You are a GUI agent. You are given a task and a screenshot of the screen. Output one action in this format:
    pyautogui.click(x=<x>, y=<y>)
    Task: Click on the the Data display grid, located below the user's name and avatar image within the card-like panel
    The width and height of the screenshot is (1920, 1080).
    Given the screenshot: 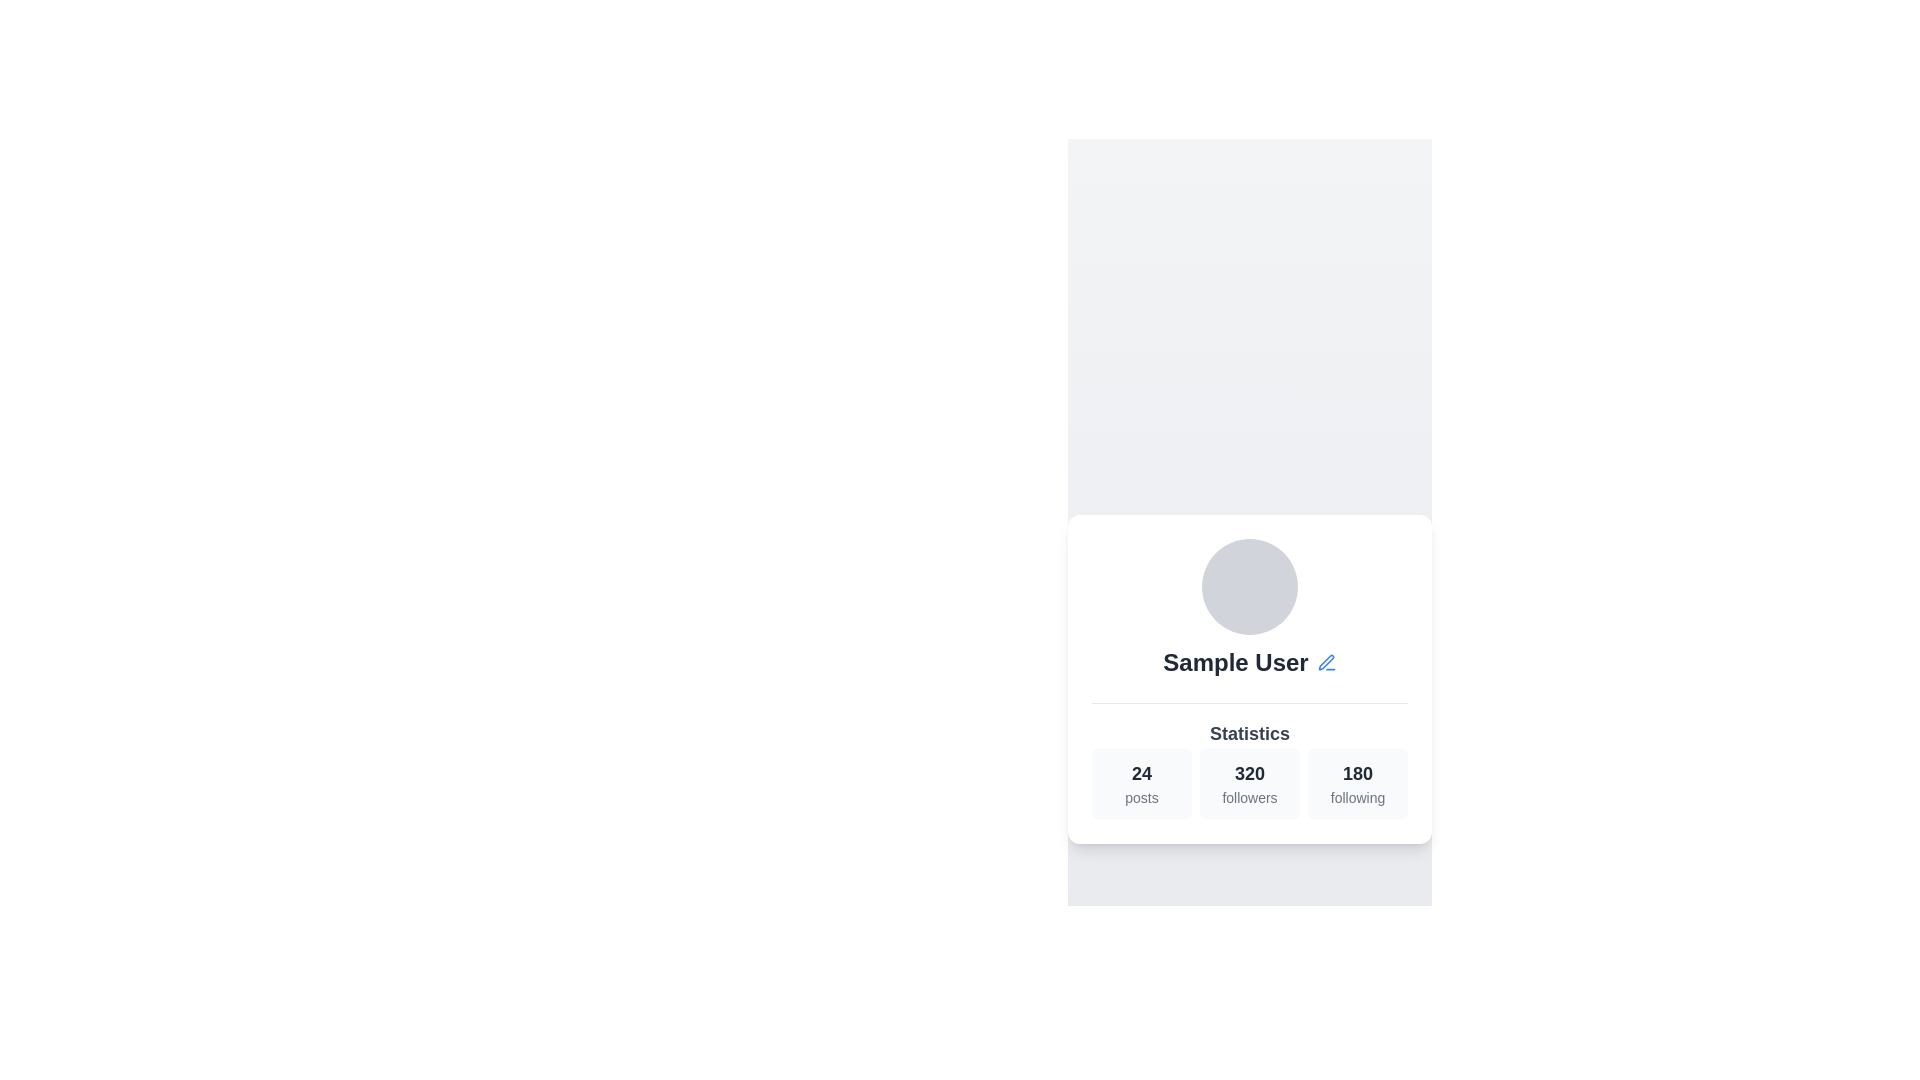 What is the action you would take?
    pyautogui.click(x=1248, y=760)
    